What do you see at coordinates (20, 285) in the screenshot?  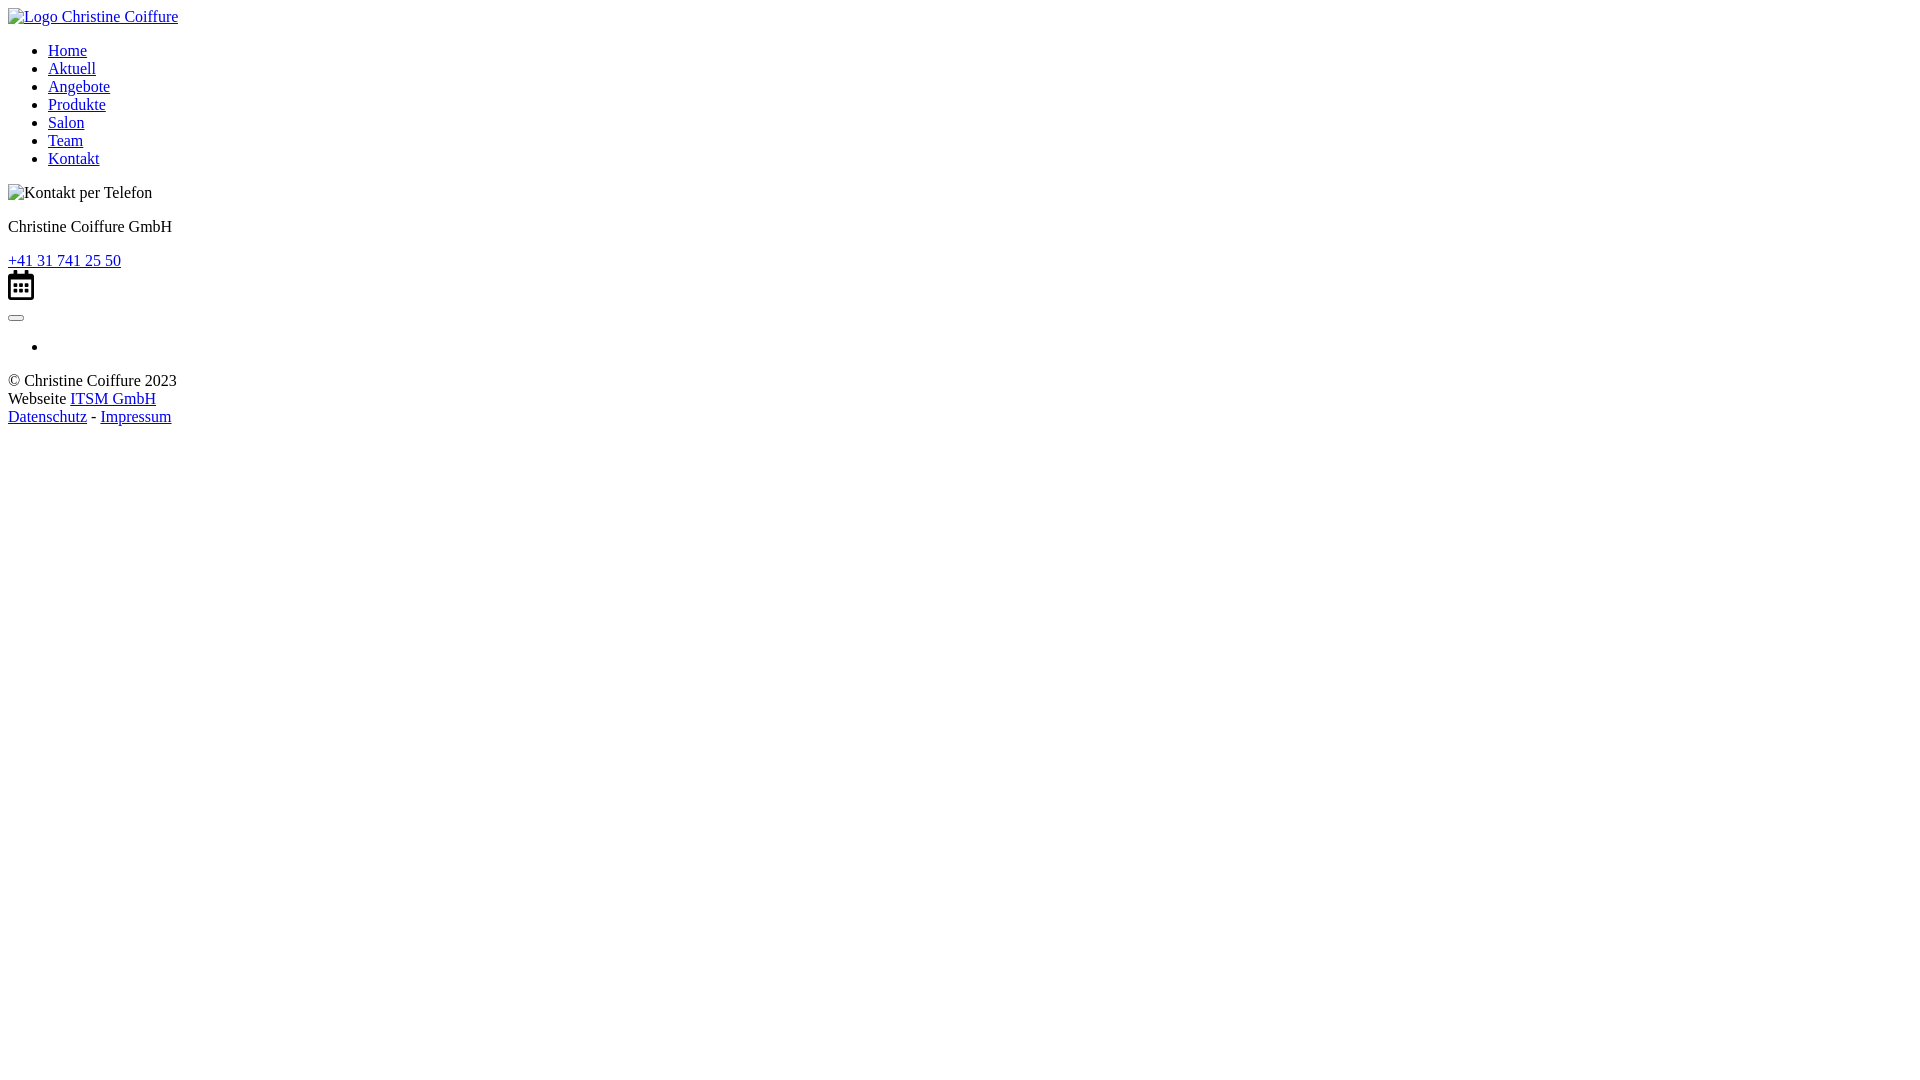 I see `'Online Termin Reservation'` at bounding box center [20, 285].